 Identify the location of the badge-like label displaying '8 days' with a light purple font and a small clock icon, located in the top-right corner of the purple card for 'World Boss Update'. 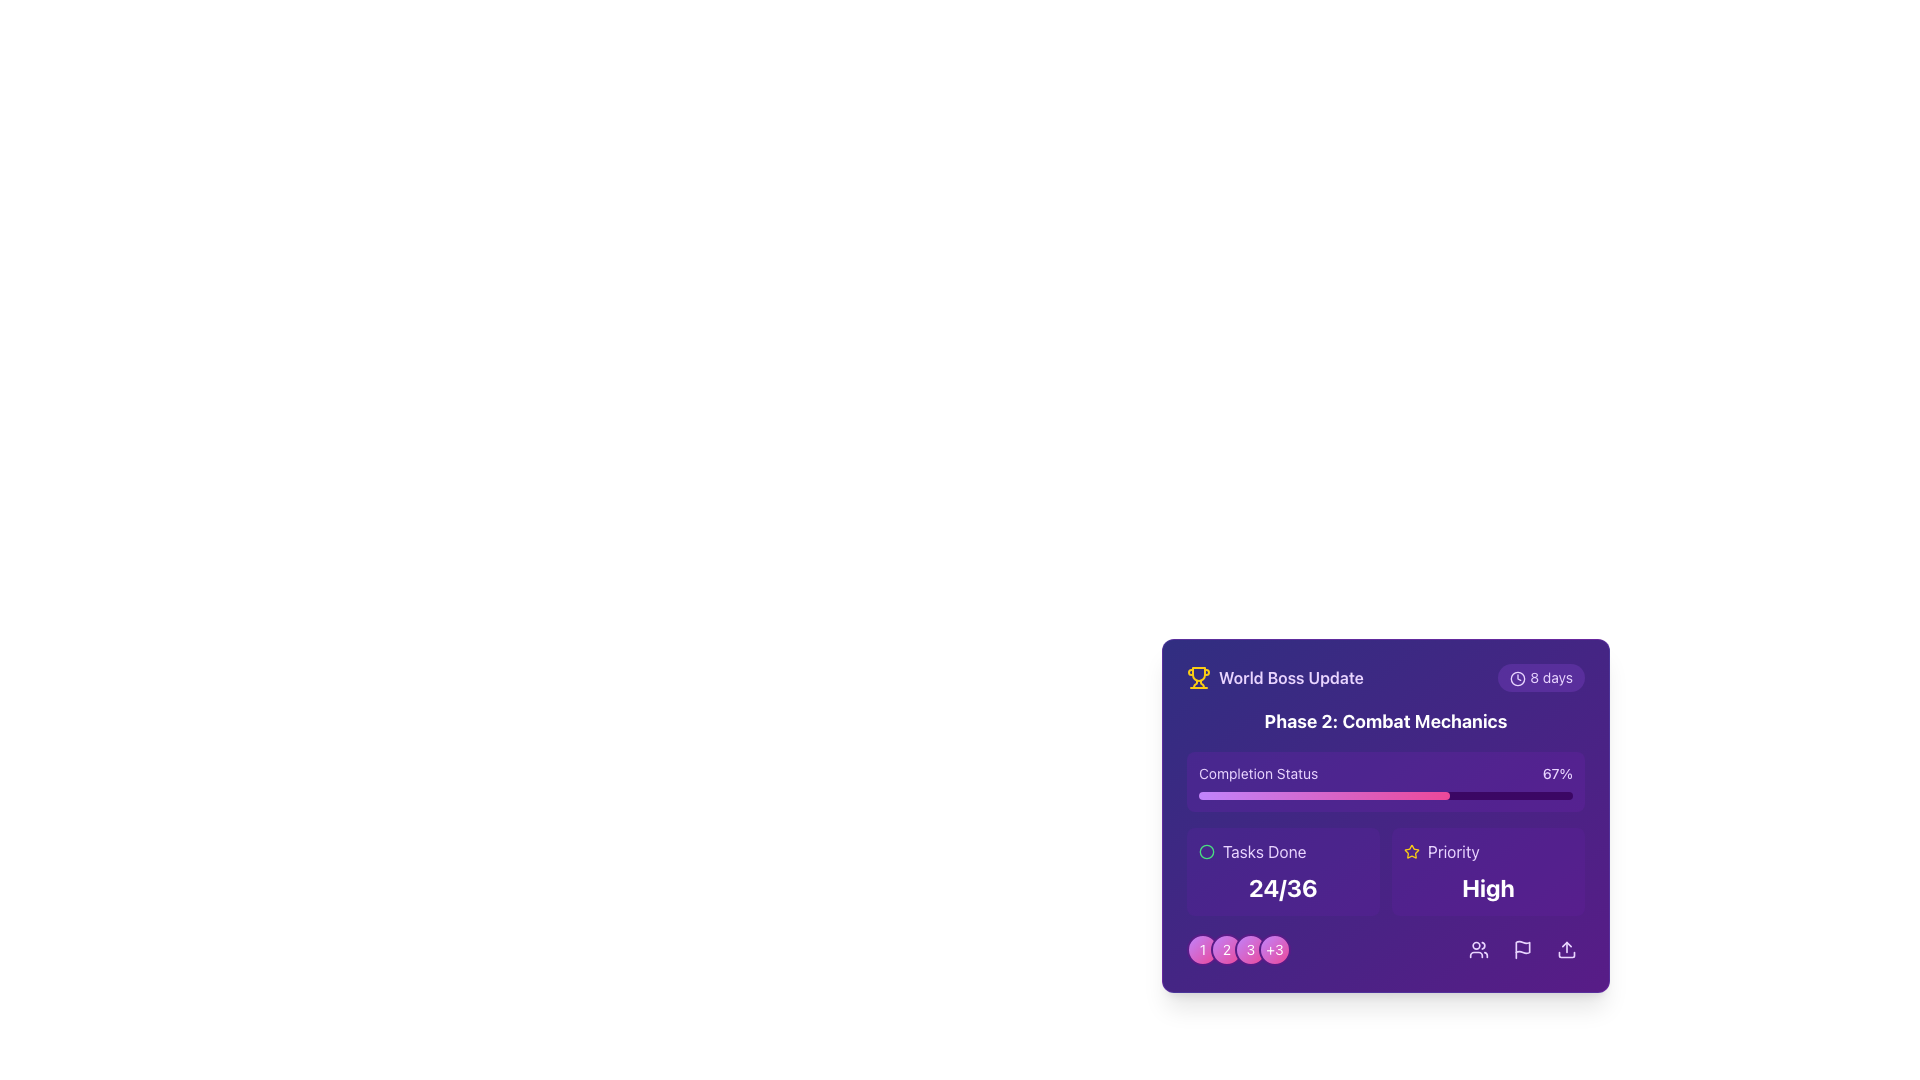
(1540, 677).